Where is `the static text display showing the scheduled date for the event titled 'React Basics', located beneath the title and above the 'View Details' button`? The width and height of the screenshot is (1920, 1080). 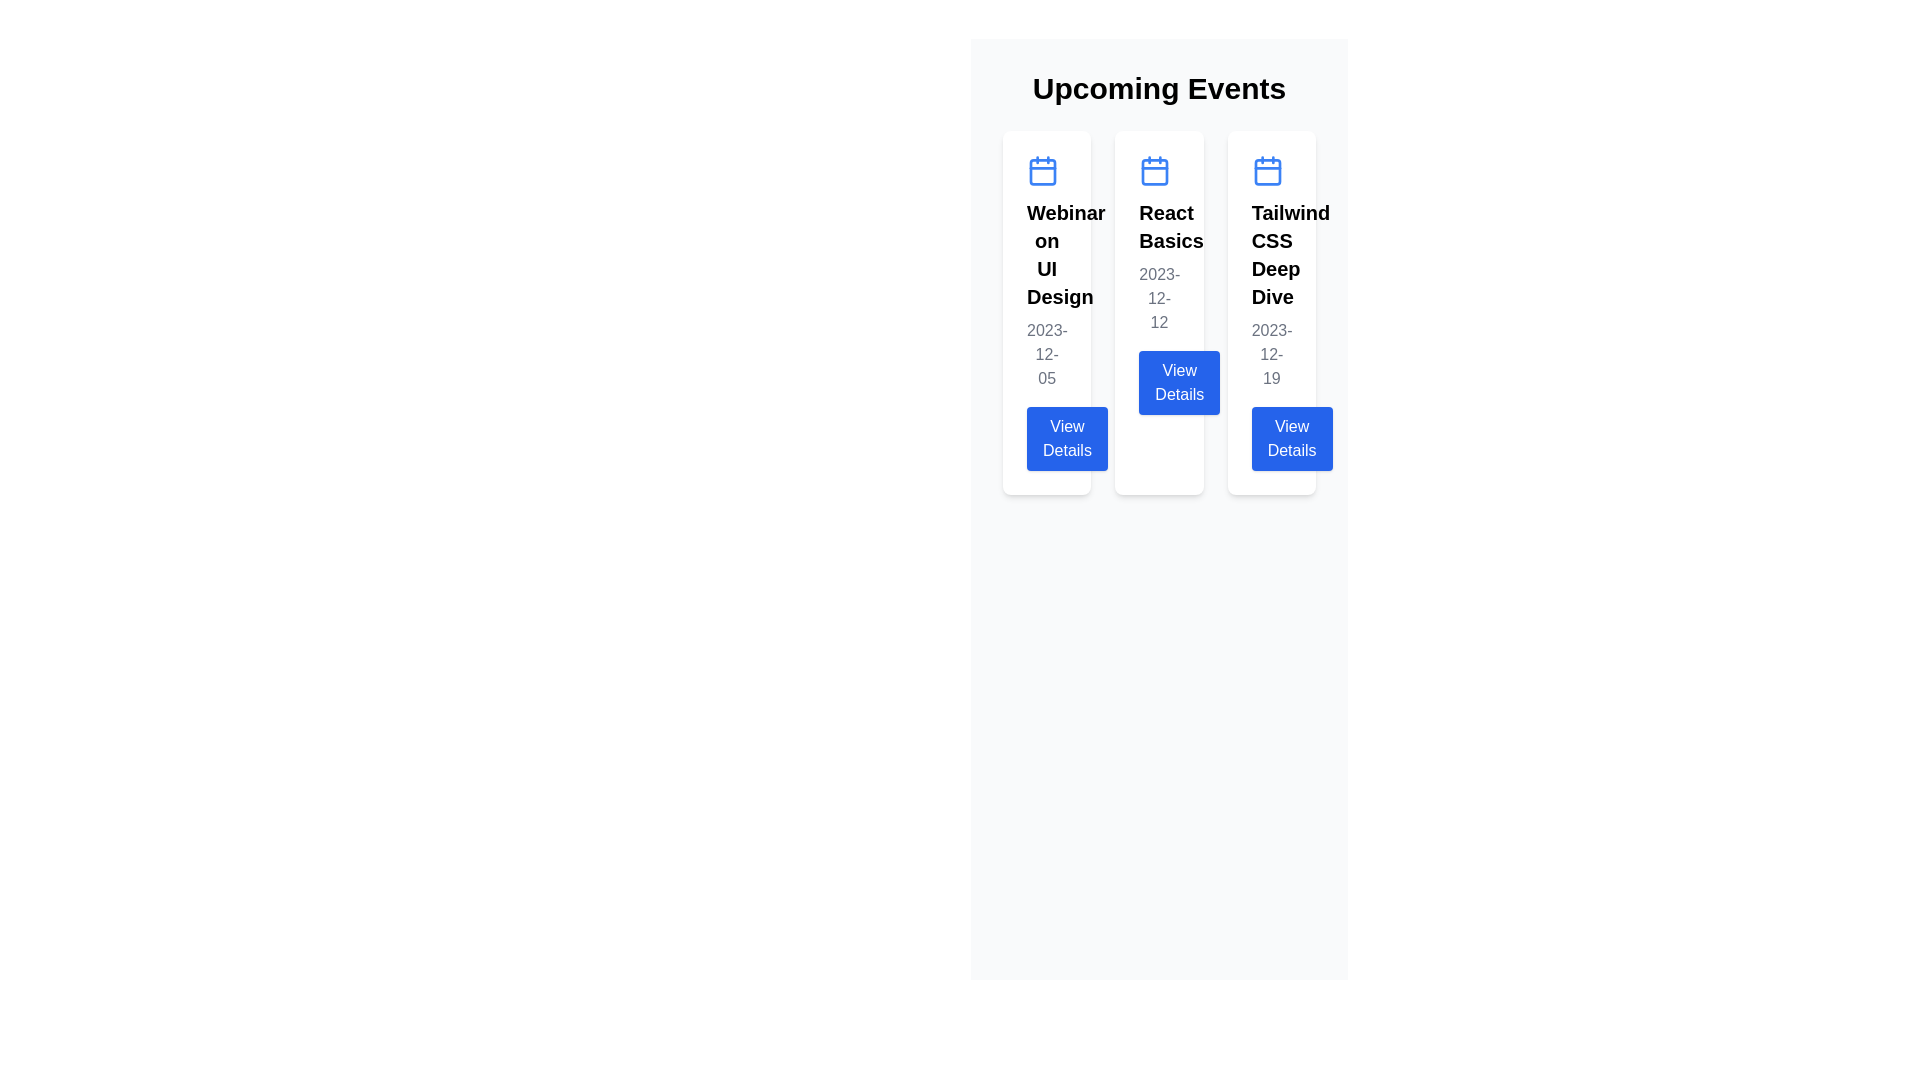 the static text display showing the scheduled date for the event titled 'React Basics', located beneath the title and above the 'View Details' button is located at coordinates (1159, 299).